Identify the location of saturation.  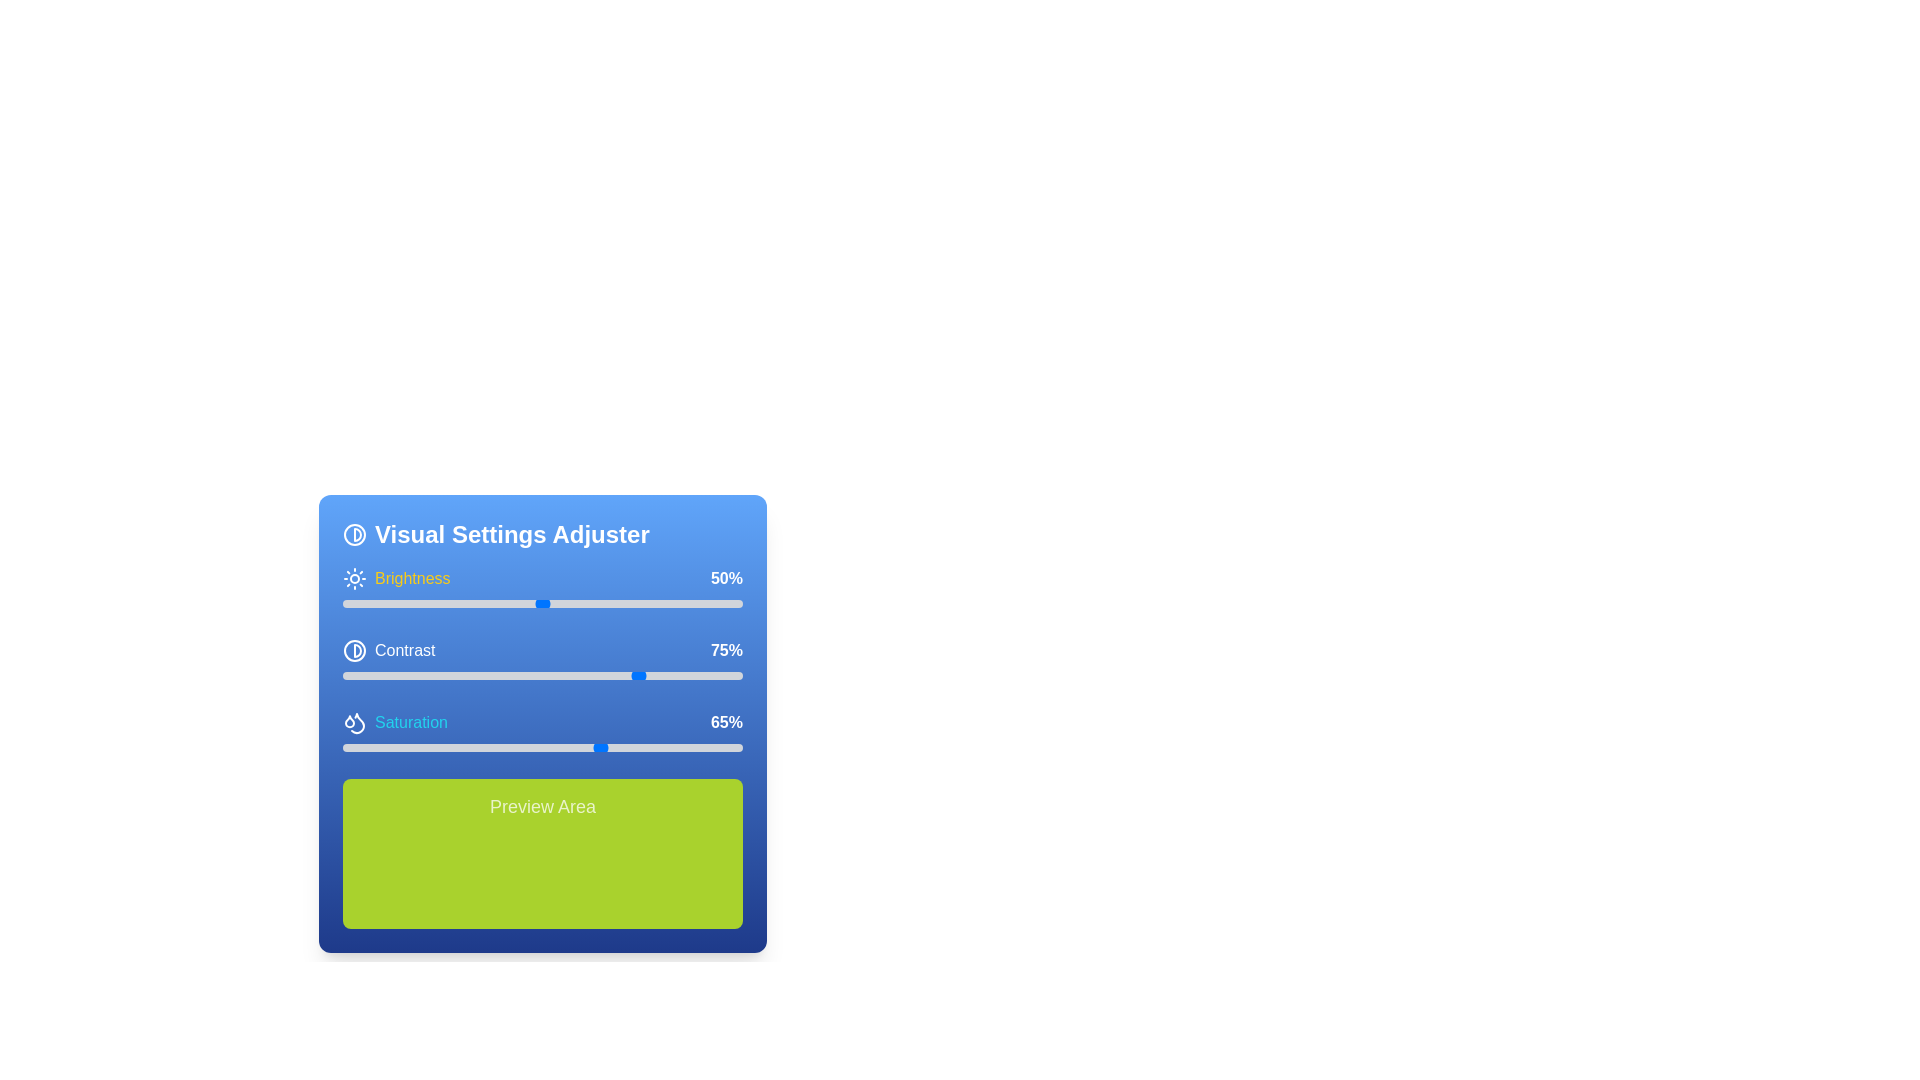
(406, 748).